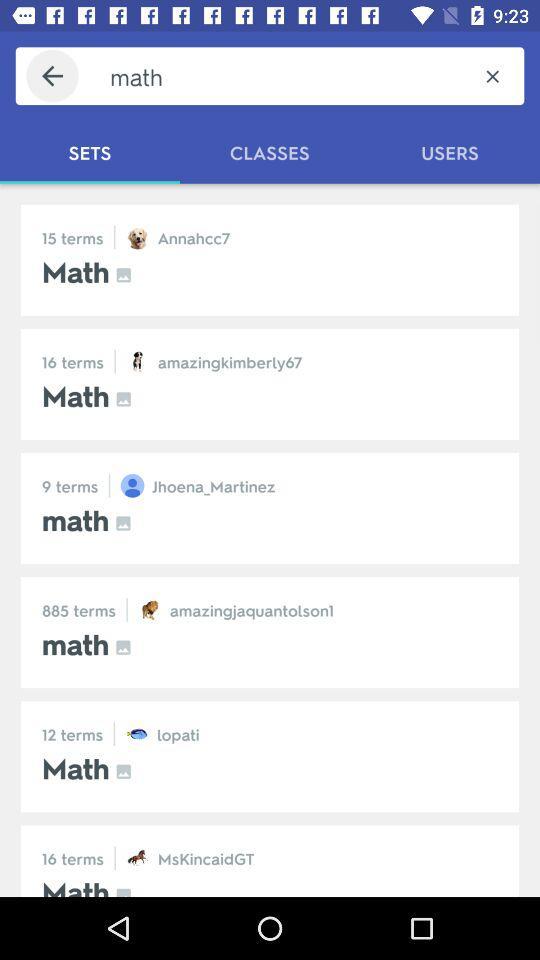  What do you see at coordinates (491, 76) in the screenshot?
I see `the item above users` at bounding box center [491, 76].